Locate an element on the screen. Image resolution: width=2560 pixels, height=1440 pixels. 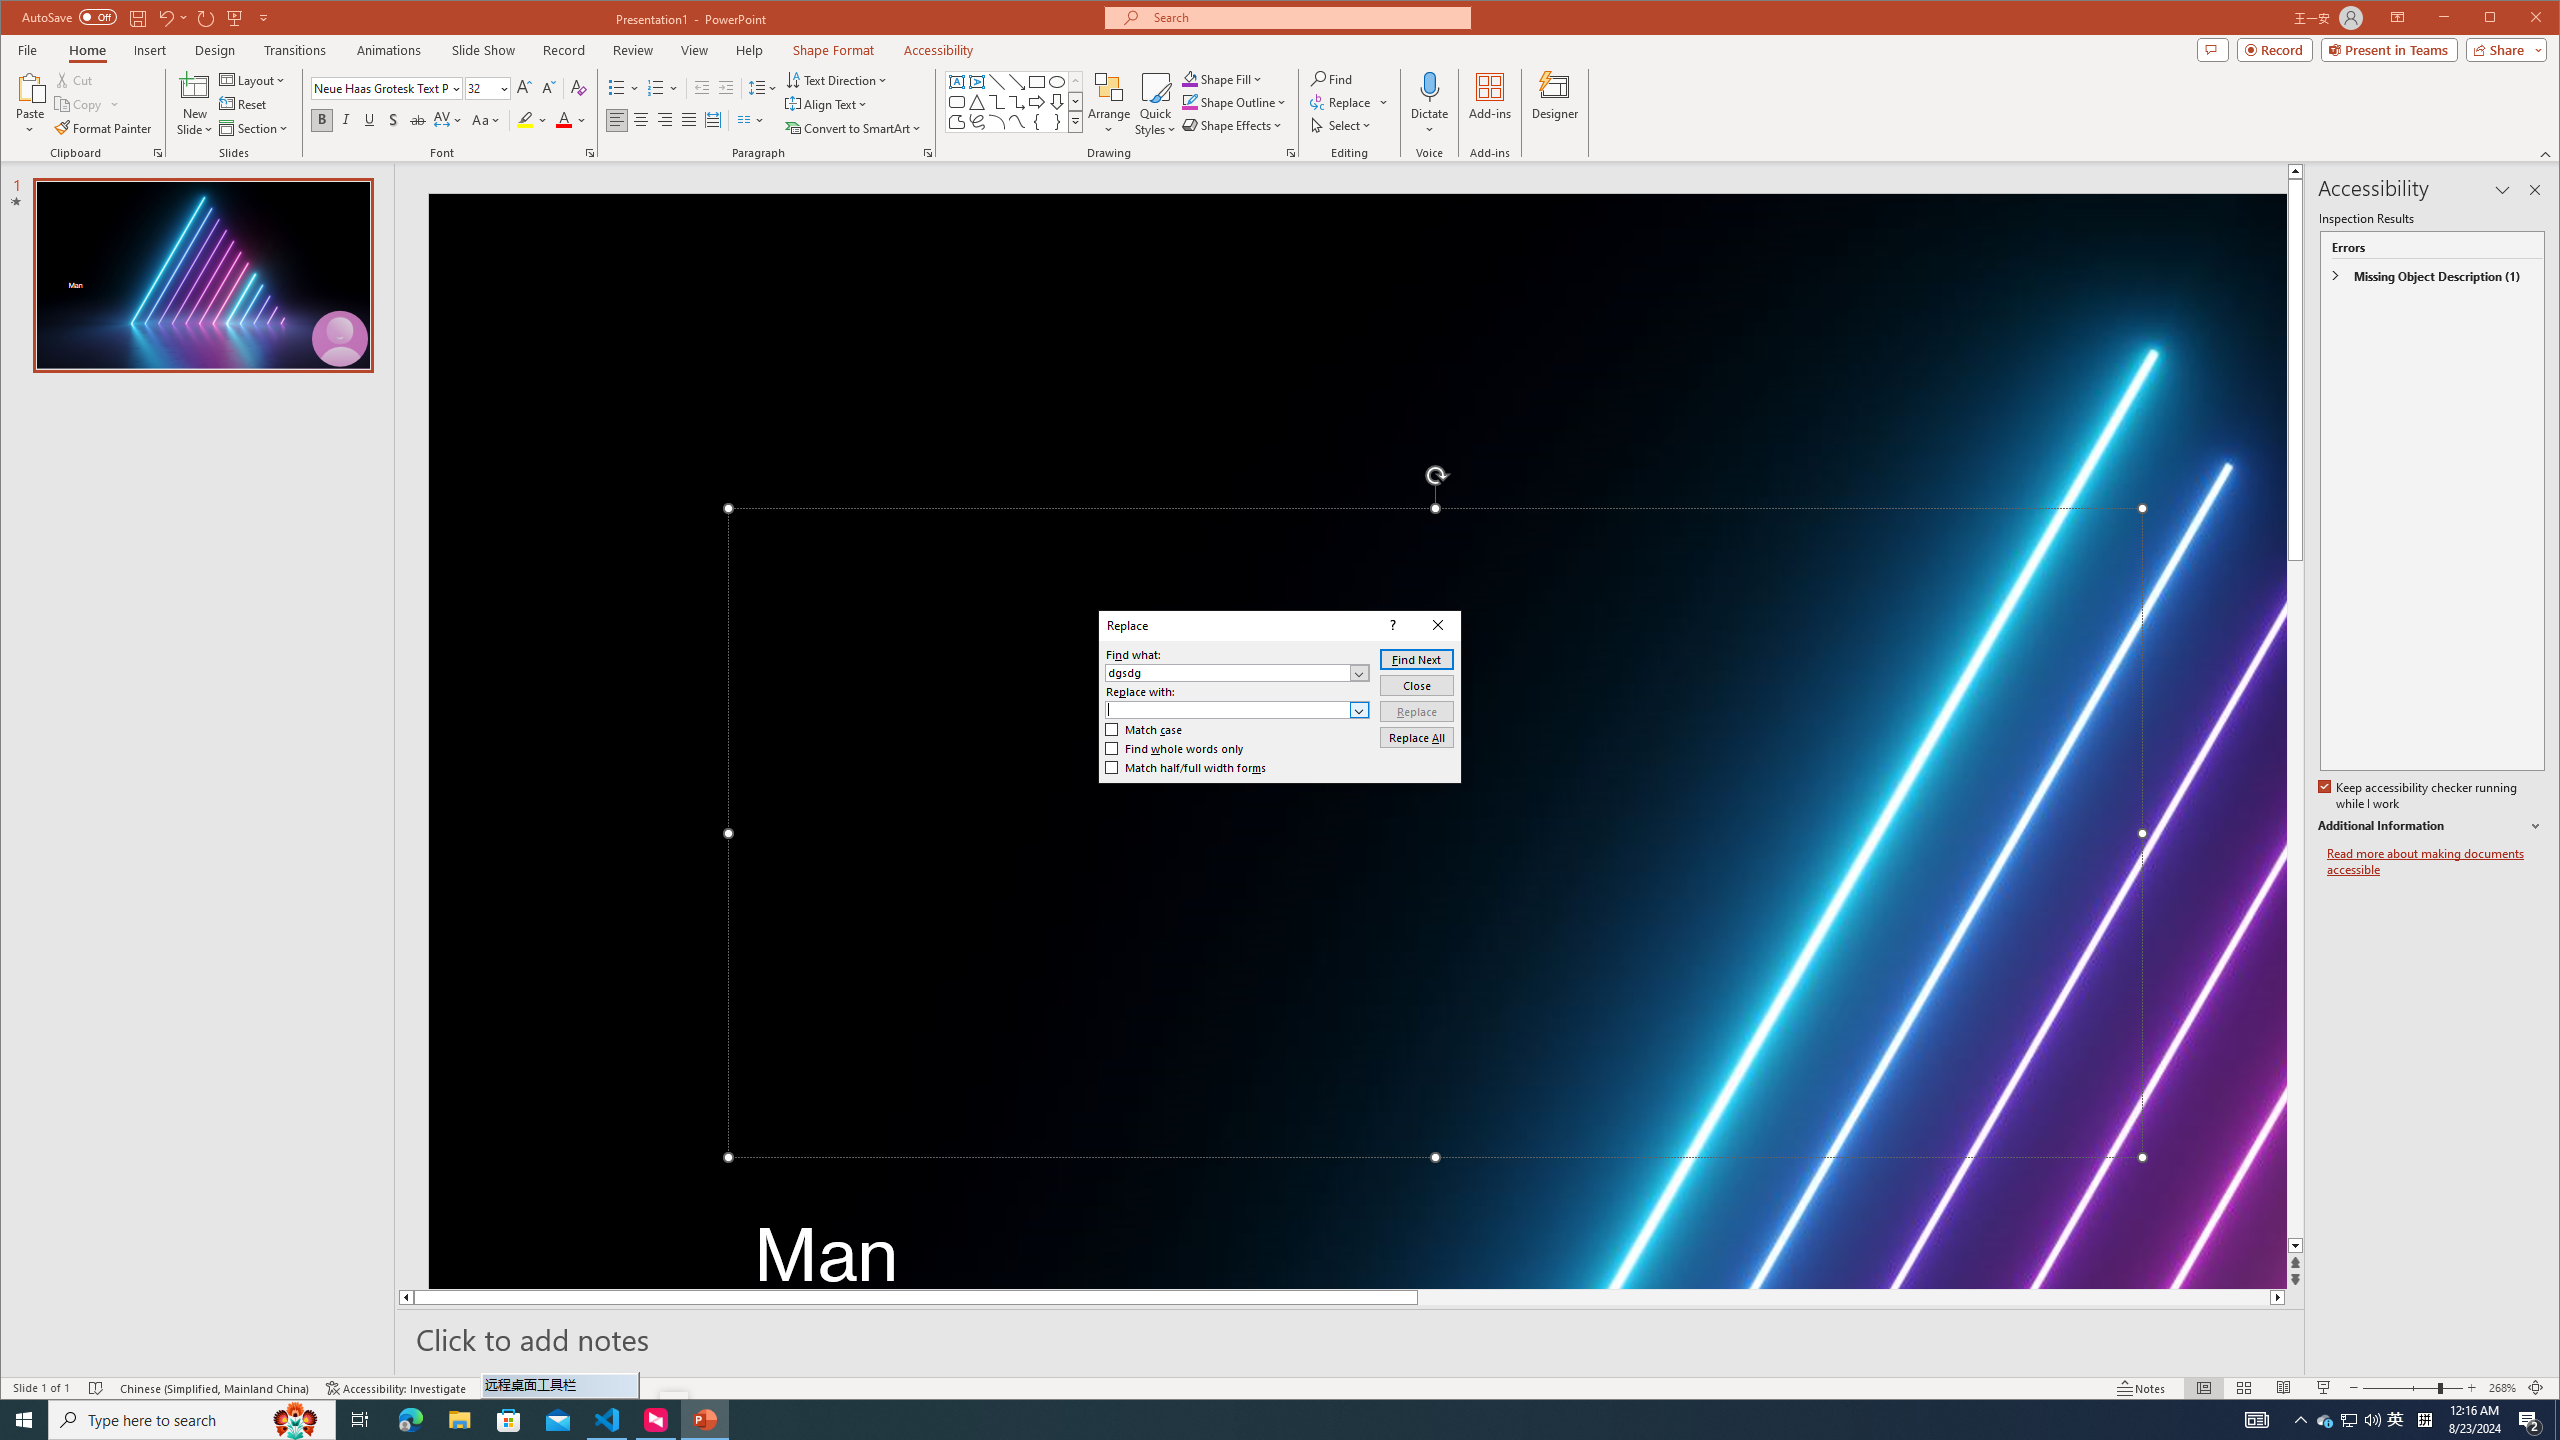
'Zoom 268%' is located at coordinates (2502, 1387).